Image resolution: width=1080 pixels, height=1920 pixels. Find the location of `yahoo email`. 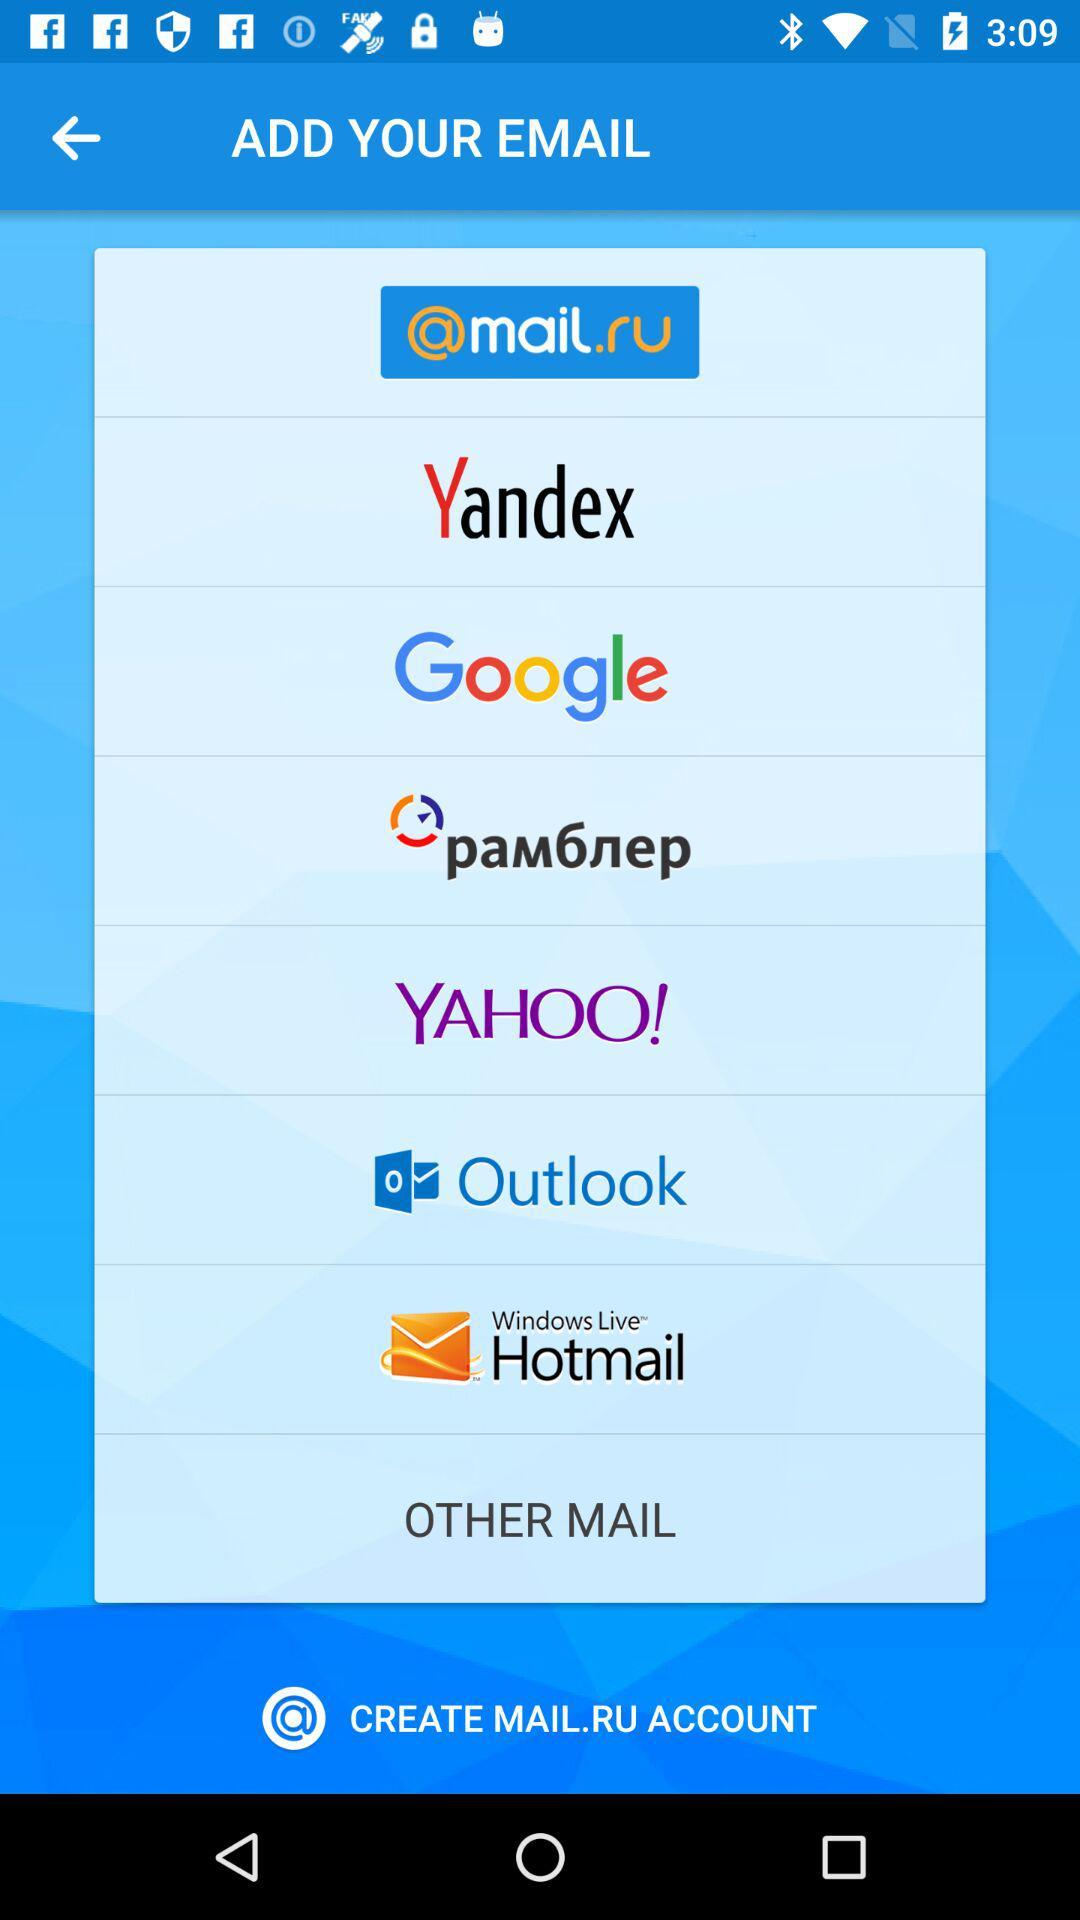

yahoo email is located at coordinates (540, 1010).